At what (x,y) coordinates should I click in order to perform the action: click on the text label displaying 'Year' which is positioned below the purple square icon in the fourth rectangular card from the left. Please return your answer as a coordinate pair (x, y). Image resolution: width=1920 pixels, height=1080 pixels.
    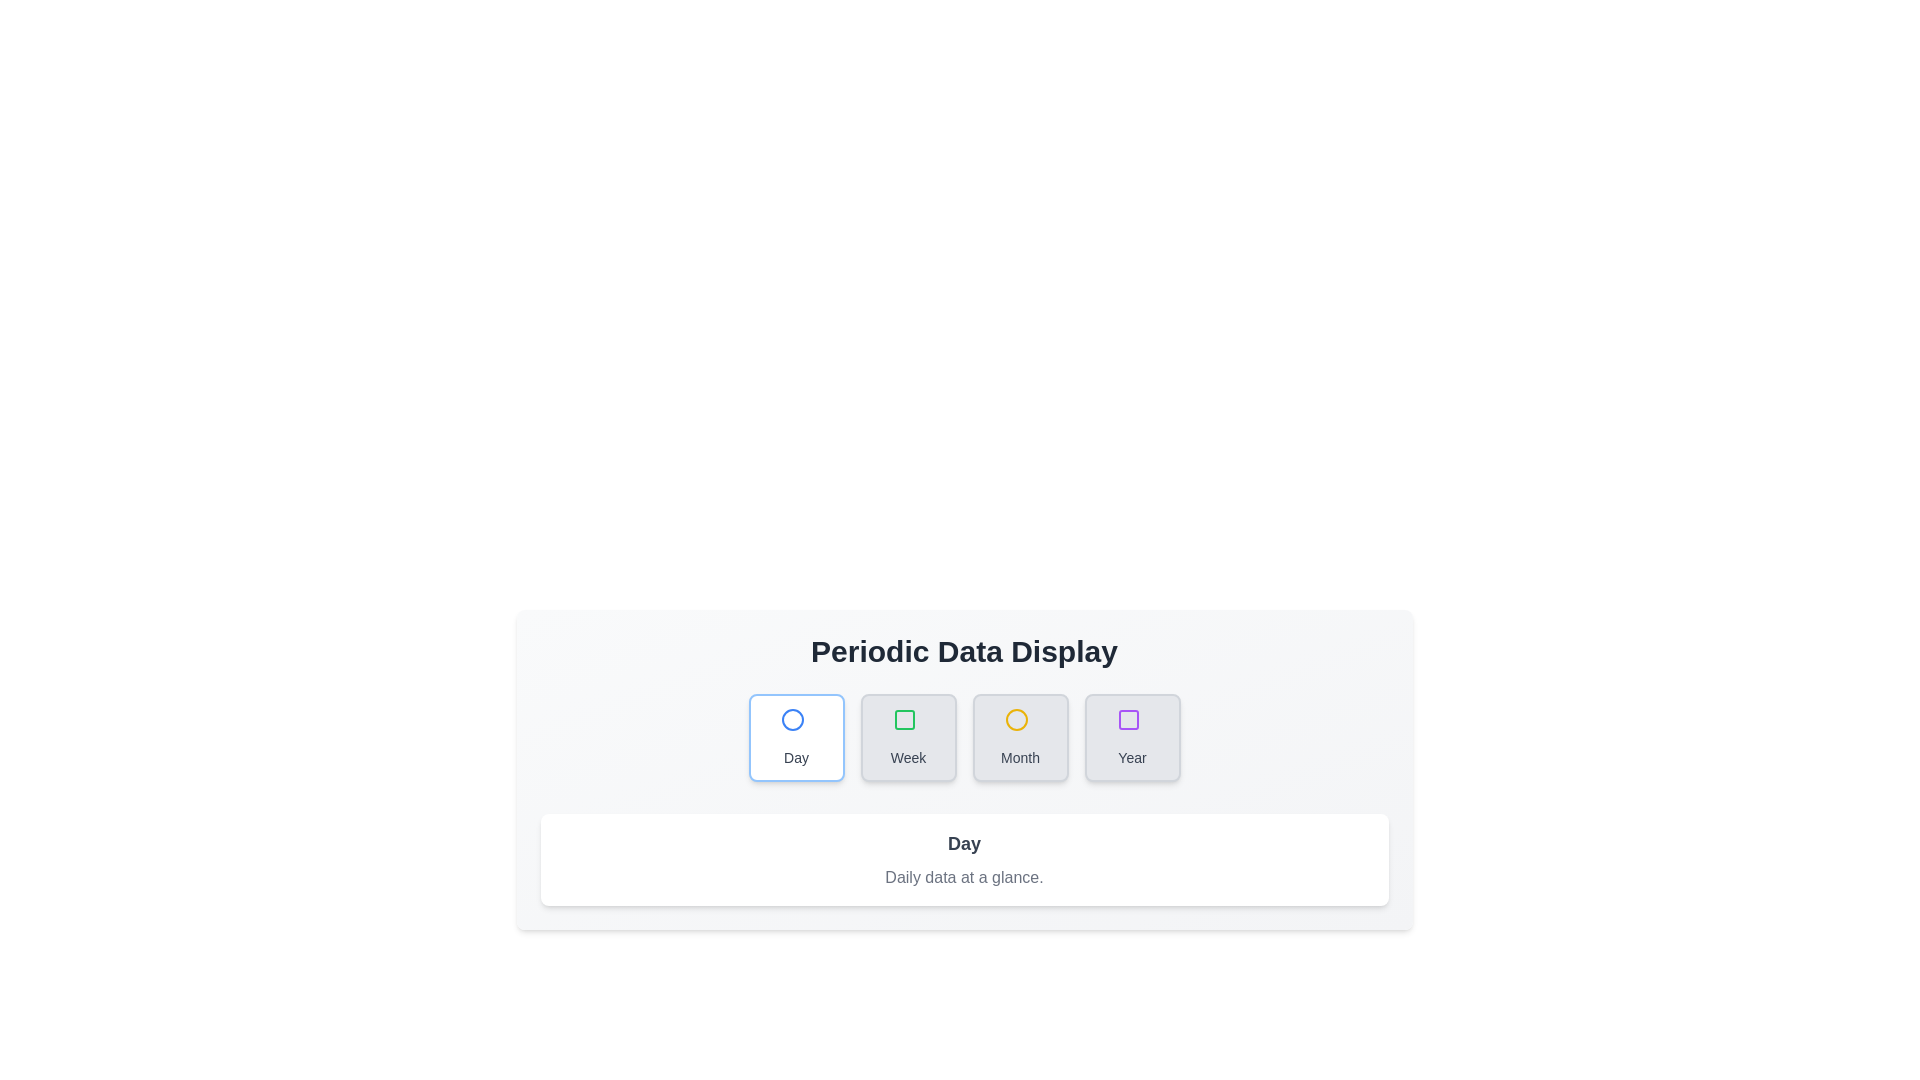
    Looking at the image, I should click on (1132, 758).